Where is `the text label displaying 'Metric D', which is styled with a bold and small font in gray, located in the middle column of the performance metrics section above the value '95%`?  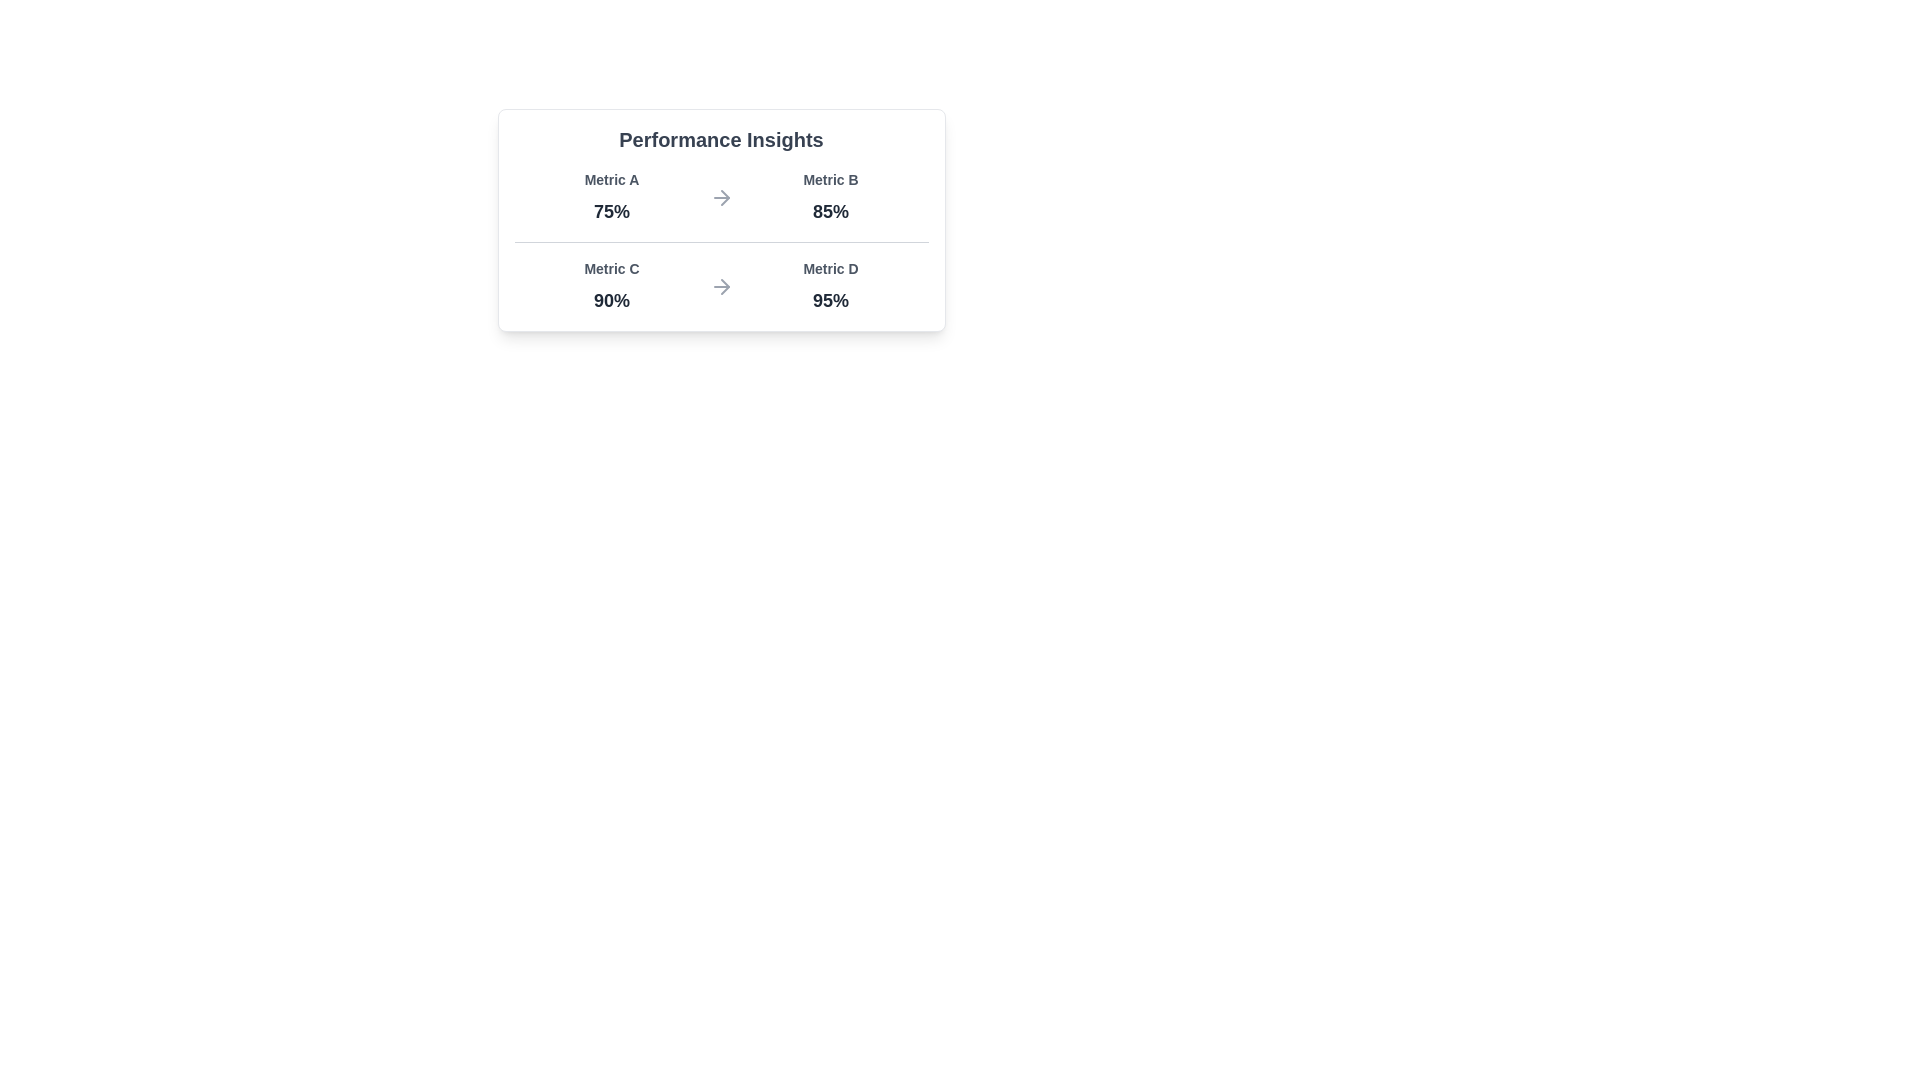
the text label displaying 'Metric D', which is styled with a bold and small font in gray, located in the middle column of the performance metrics section above the value '95% is located at coordinates (830, 268).